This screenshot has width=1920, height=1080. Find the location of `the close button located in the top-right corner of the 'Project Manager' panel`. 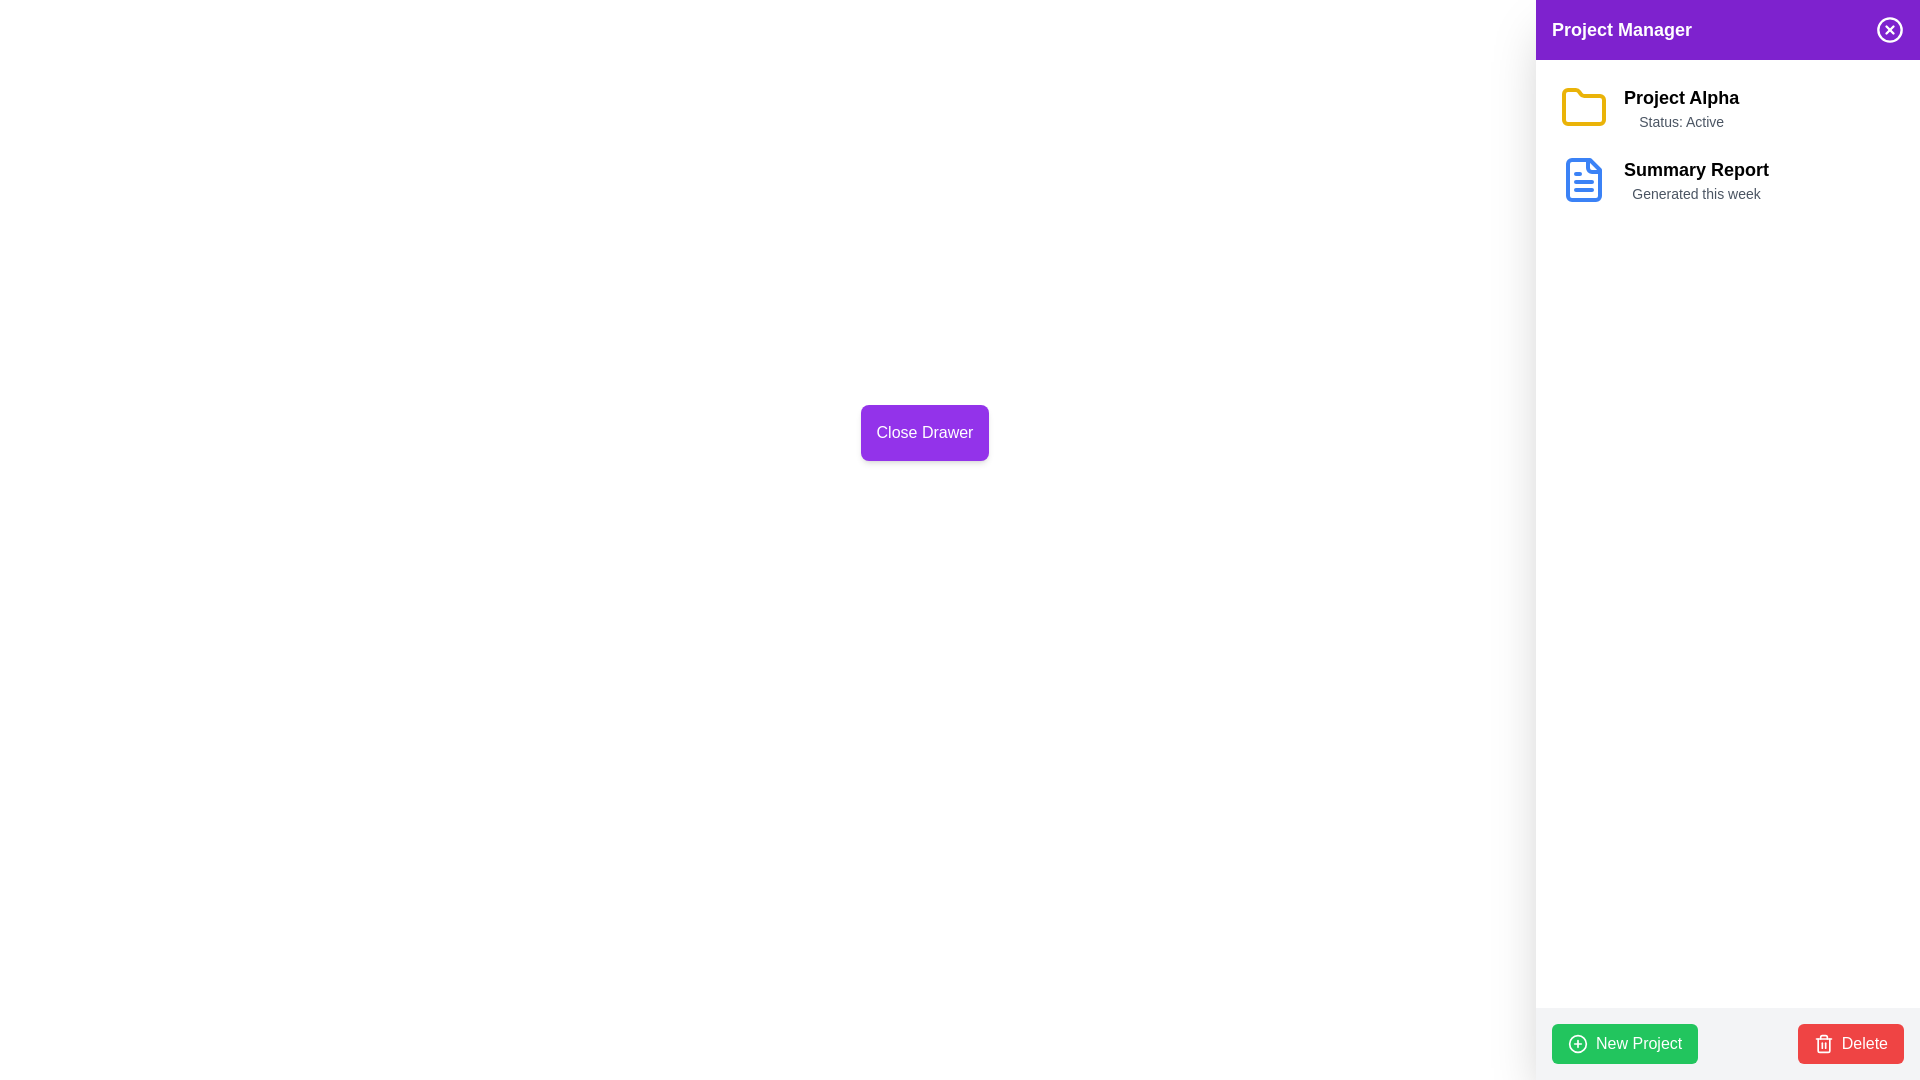

the close button located in the top-right corner of the 'Project Manager' panel is located at coordinates (1889, 30).